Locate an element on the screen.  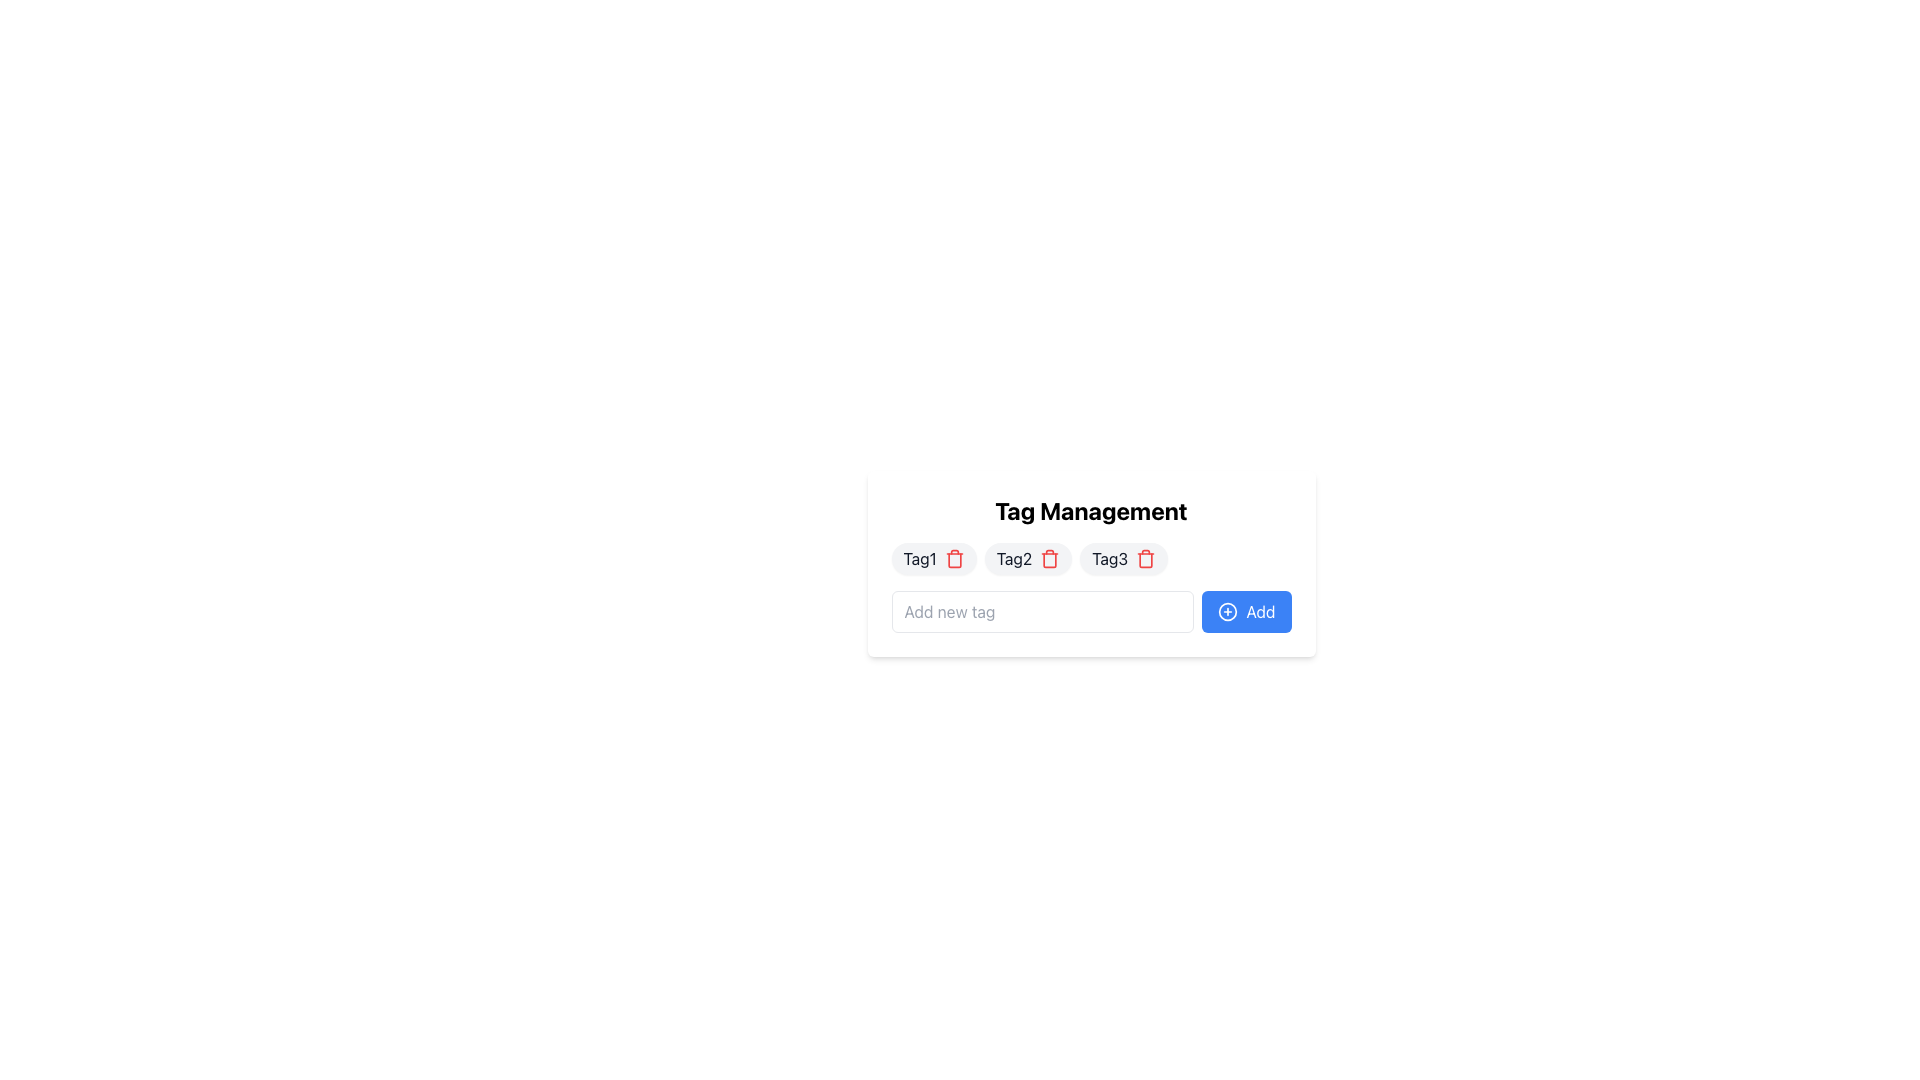
the circular '+' icon within the 'Add' button, which is styled with a border and has a blue background, located at the bottom-right corner of the tag management interface is located at coordinates (1227, 611).